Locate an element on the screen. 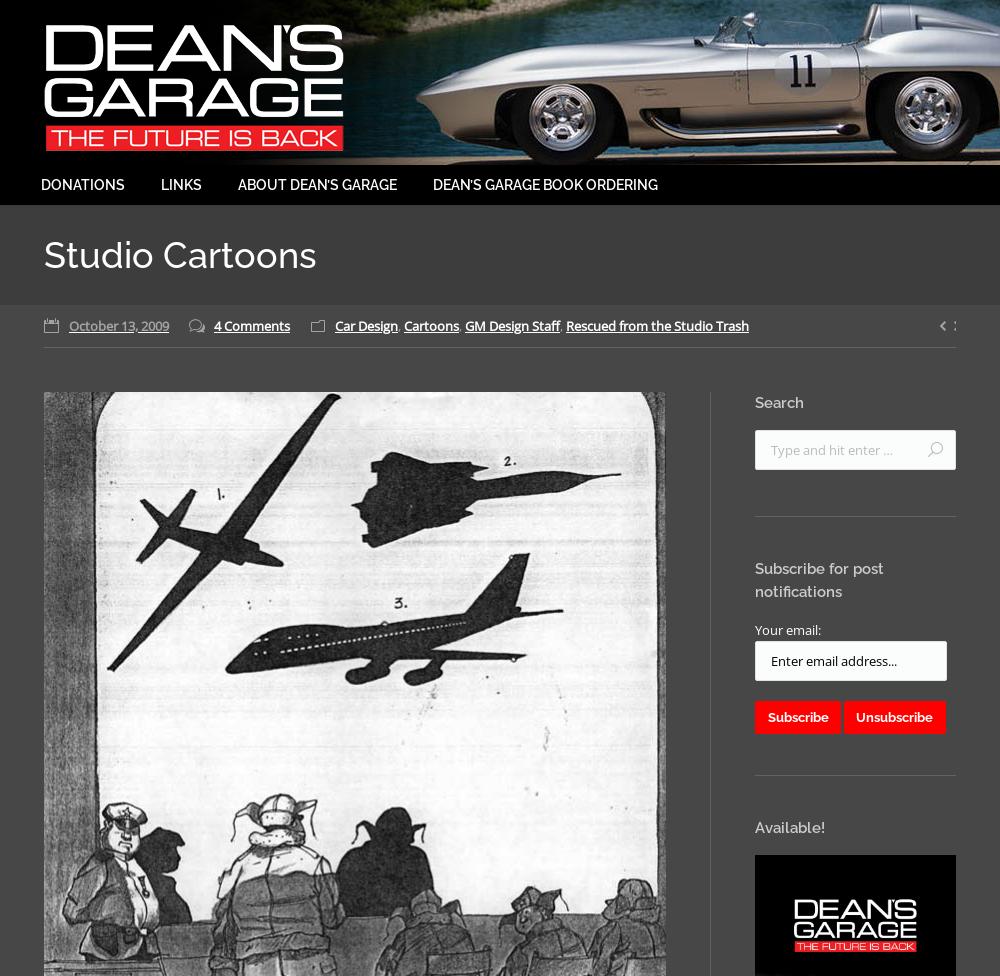  'Links' is located at coordinates (181, 183).